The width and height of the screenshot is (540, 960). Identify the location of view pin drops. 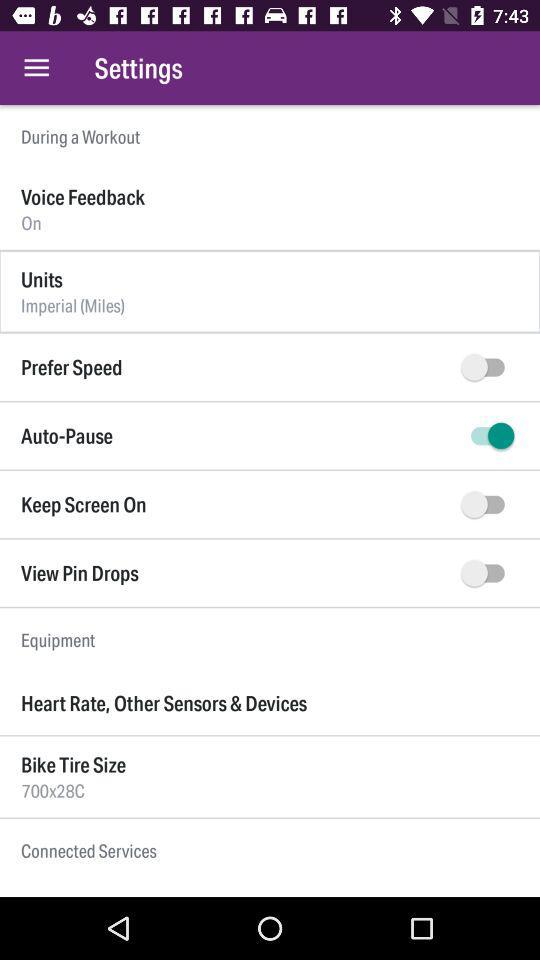
(486, 573).